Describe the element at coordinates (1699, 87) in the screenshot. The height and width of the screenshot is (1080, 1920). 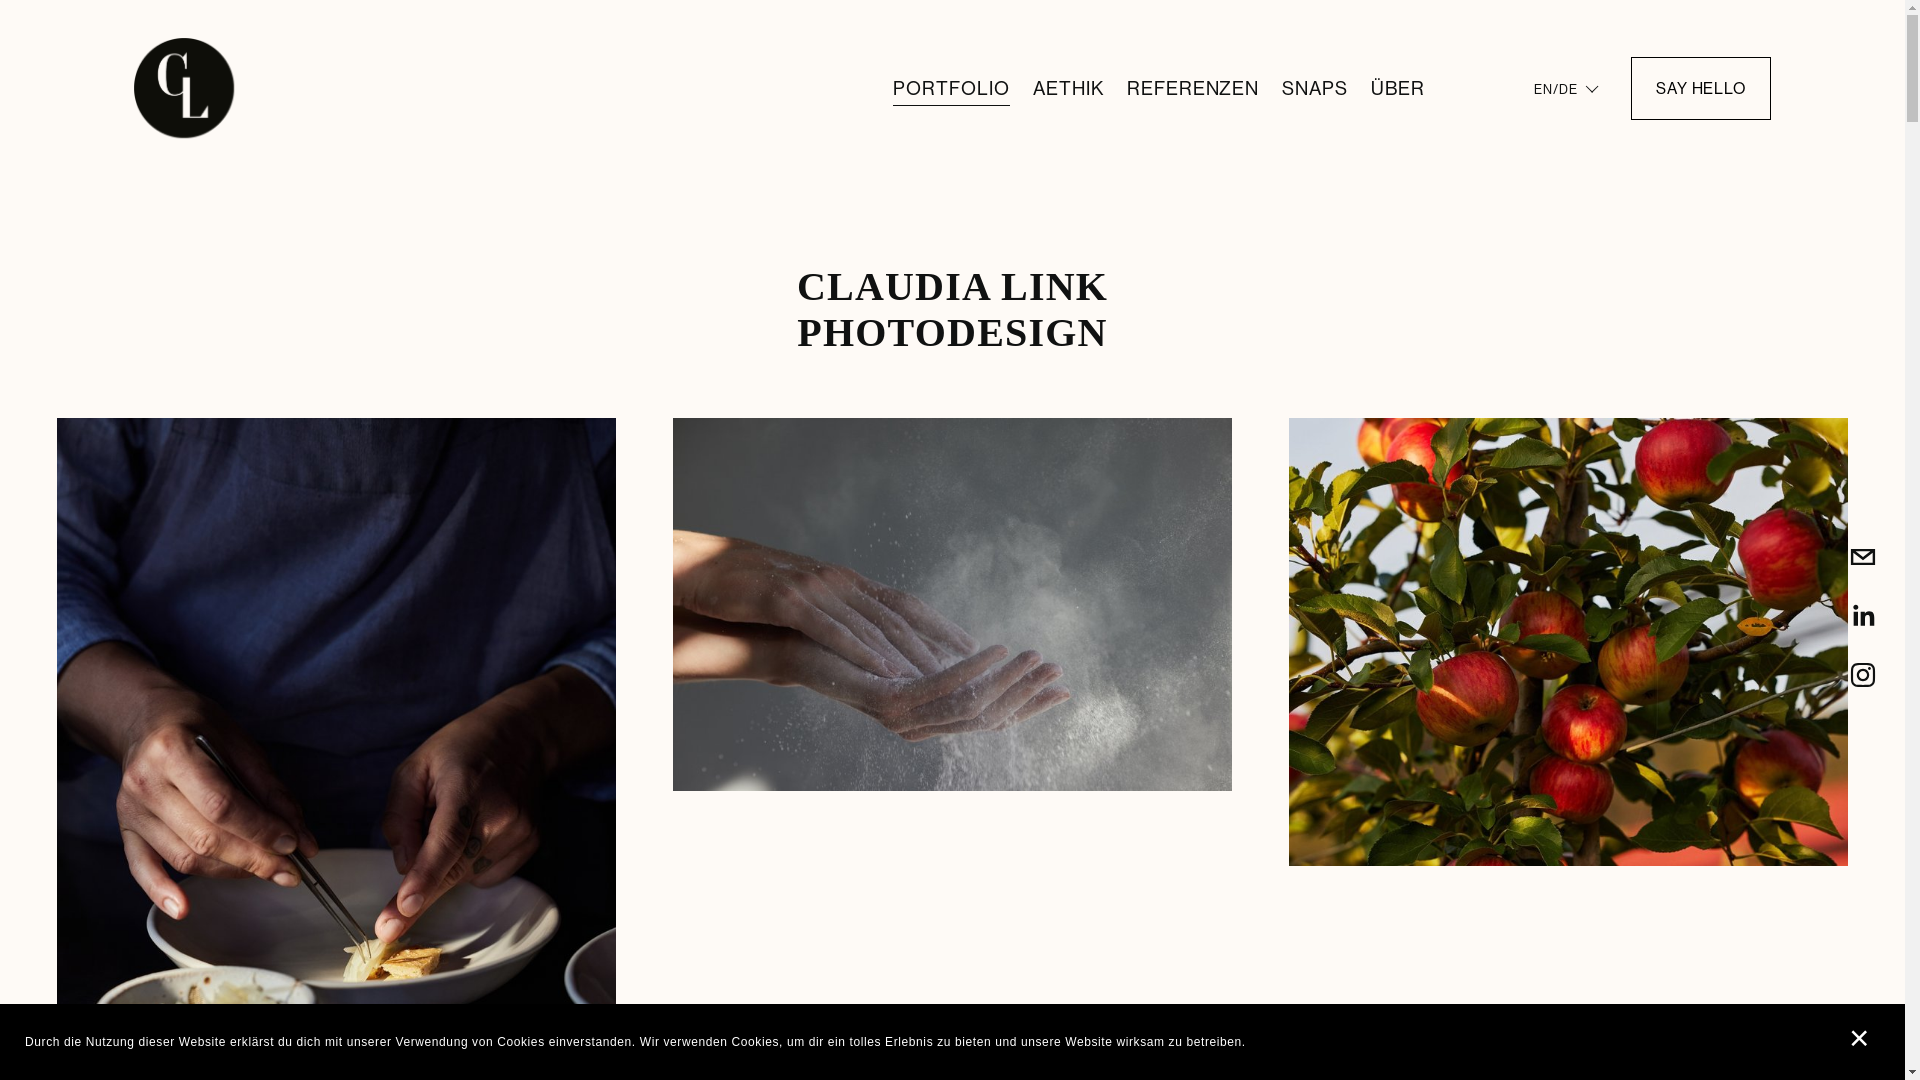
I see `'SAY HELLO'` at that location.